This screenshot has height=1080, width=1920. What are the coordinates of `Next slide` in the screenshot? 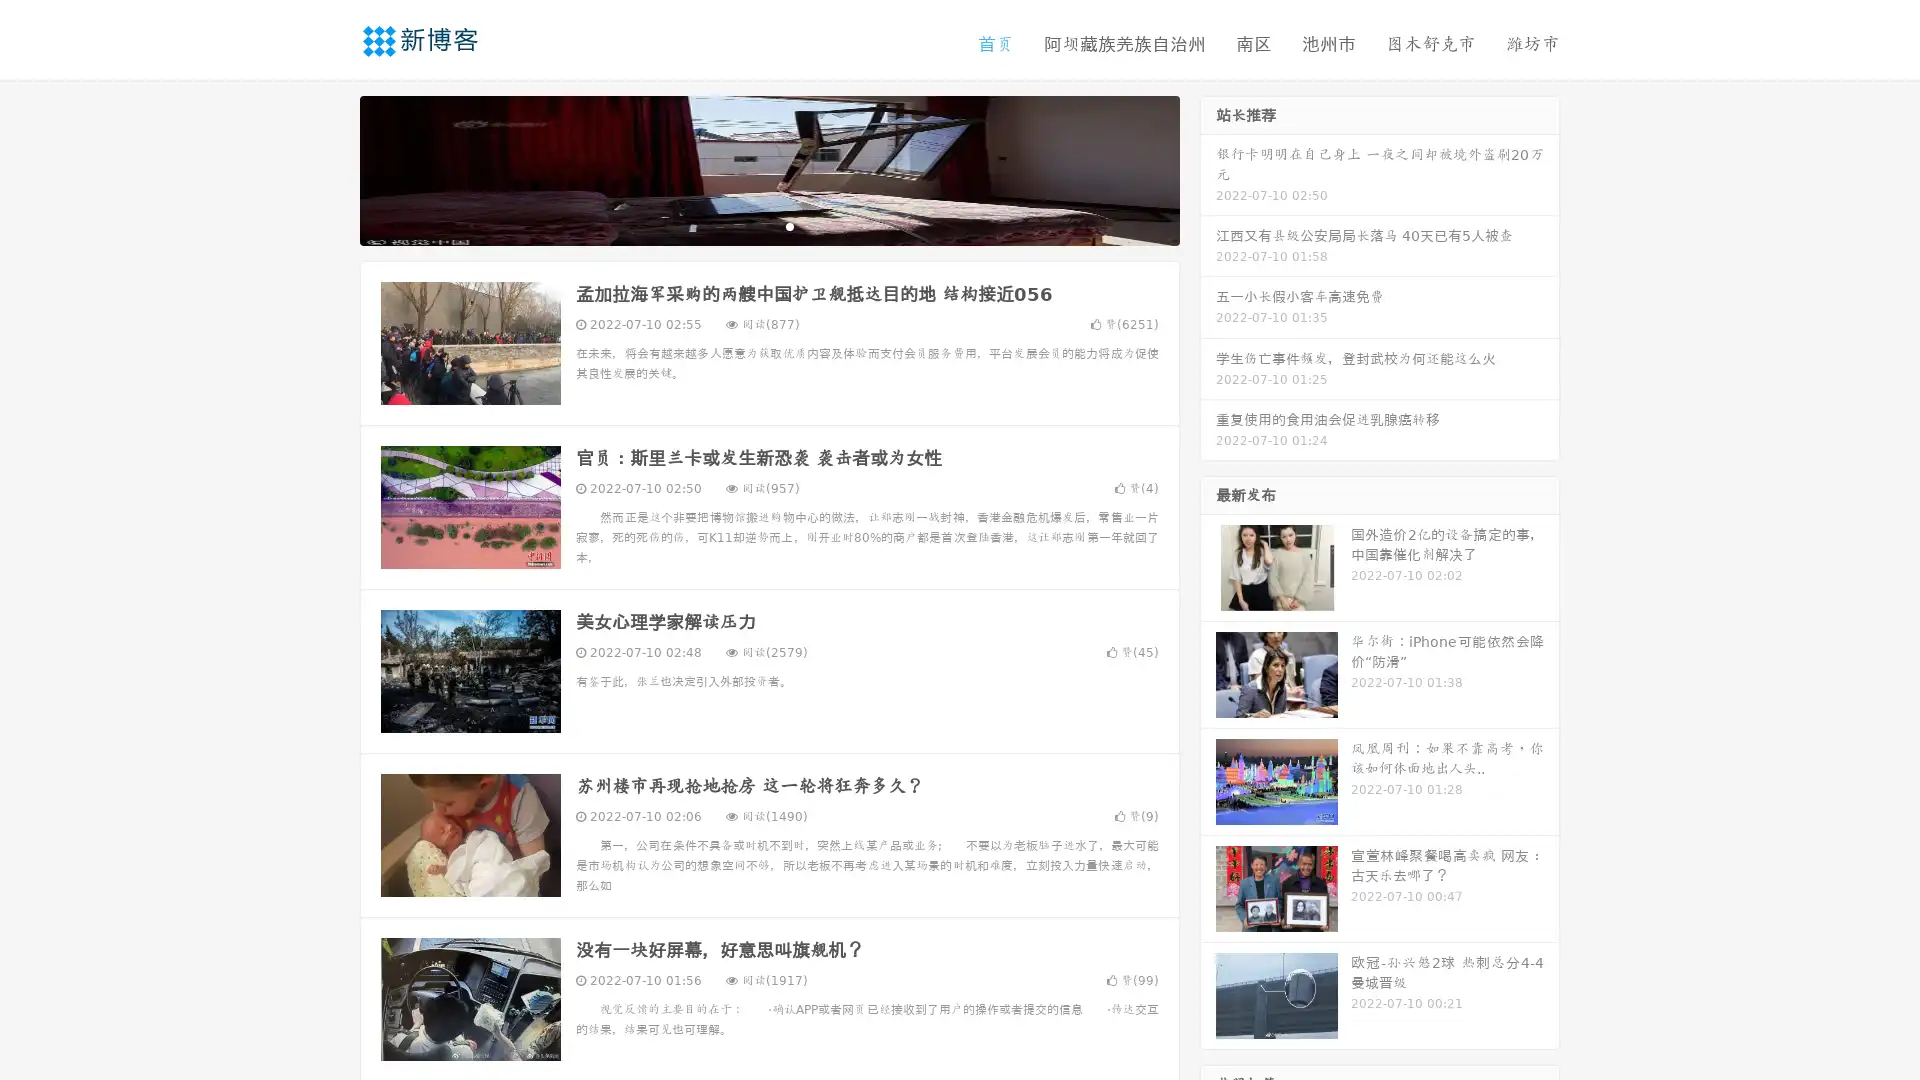 It's located at (1208, 168).